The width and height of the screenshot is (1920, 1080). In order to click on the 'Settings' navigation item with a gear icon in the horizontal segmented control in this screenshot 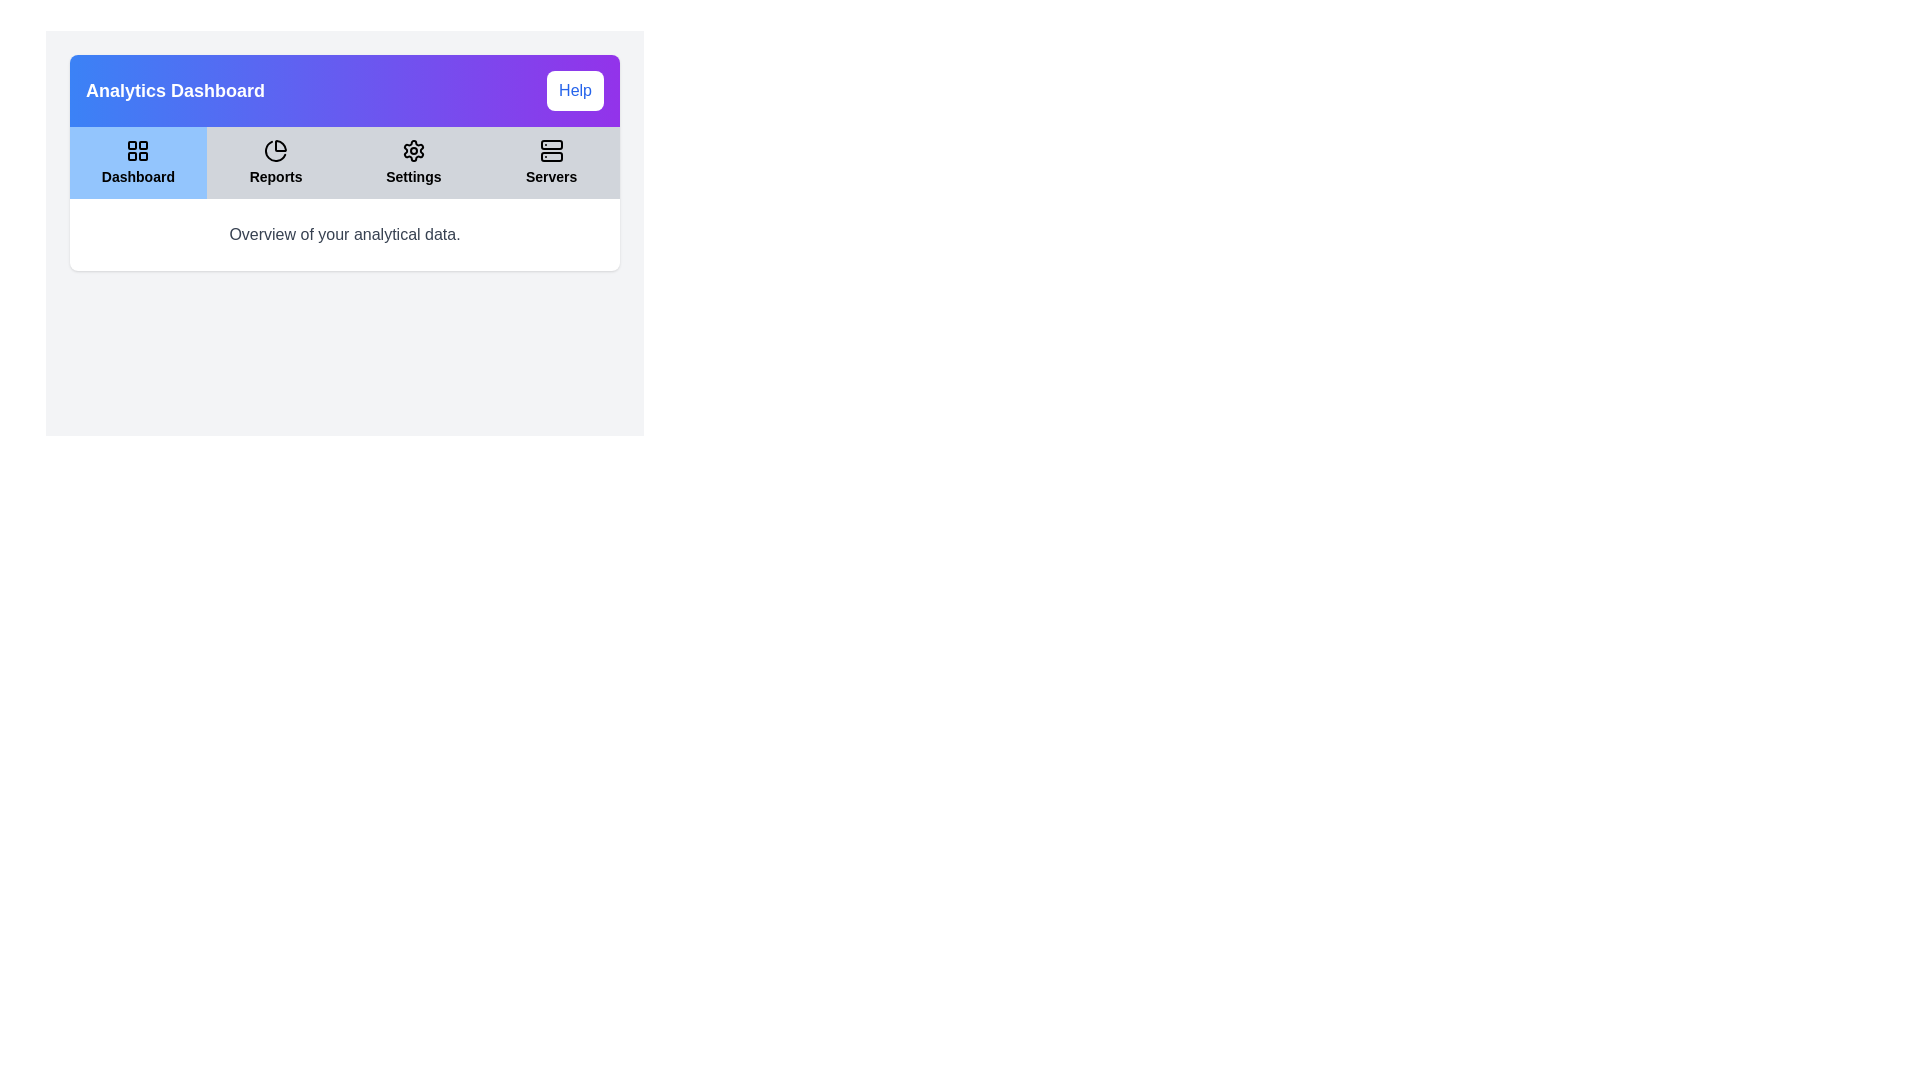, I will do `click(412, 161)`.